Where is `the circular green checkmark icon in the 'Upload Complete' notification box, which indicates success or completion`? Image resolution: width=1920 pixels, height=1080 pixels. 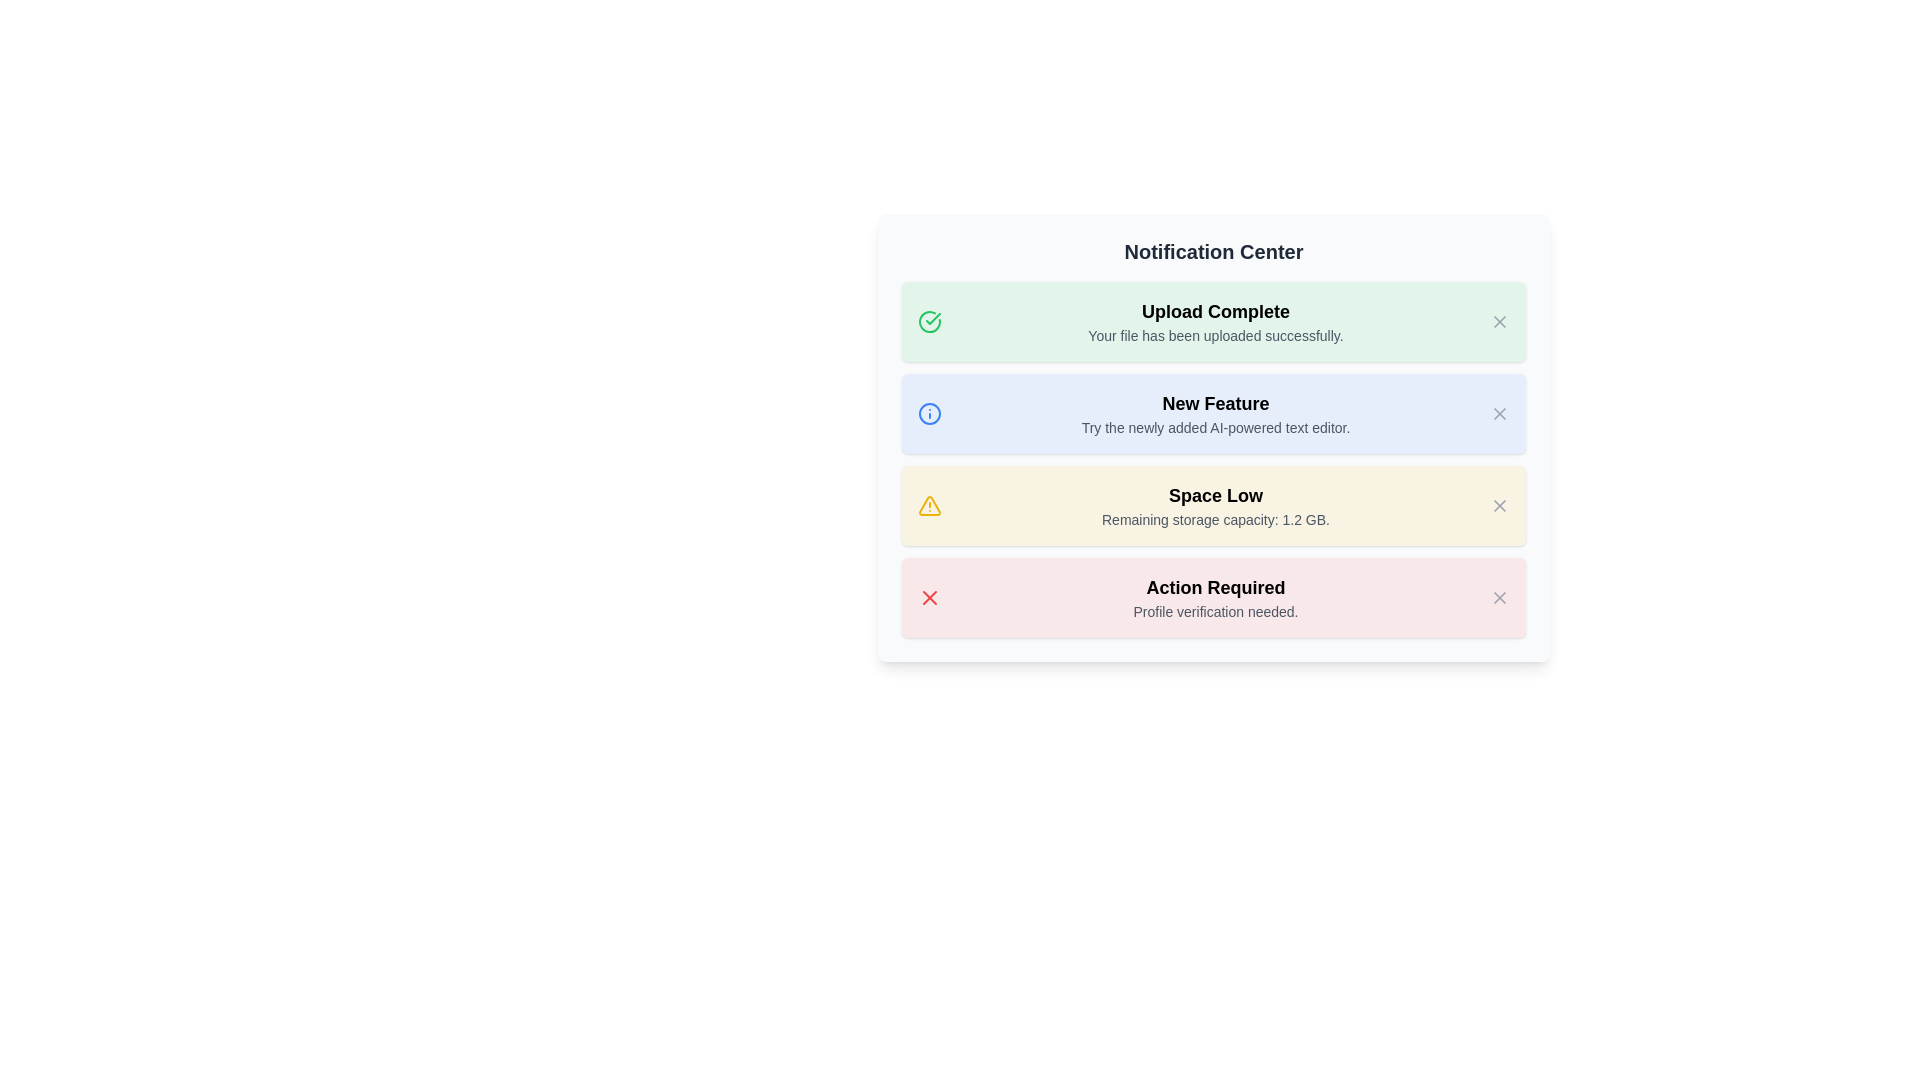
the circular green checkmark icon in the 'Upload Complete' notification box, which indicates success or completion is located at coordinates (929, 320).